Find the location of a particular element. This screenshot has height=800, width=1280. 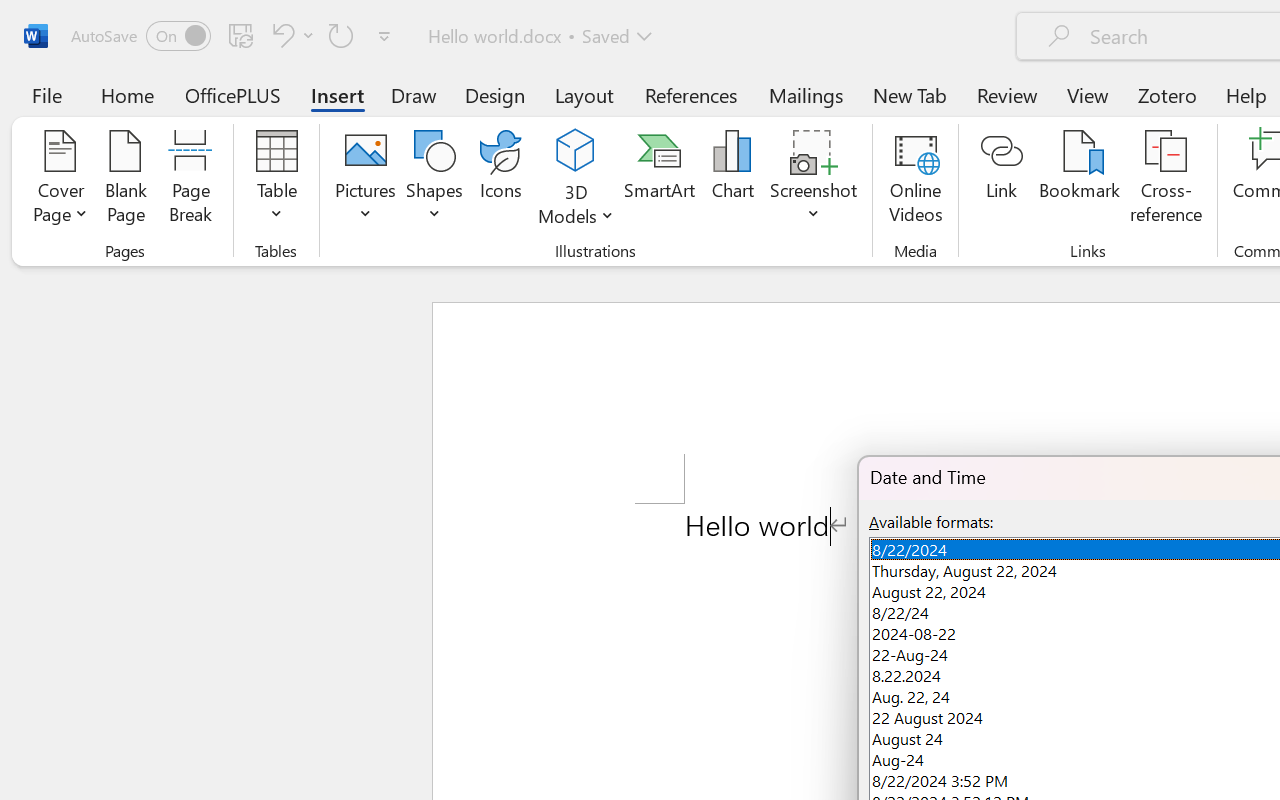

'Can' is located at coordinates (279, 34).